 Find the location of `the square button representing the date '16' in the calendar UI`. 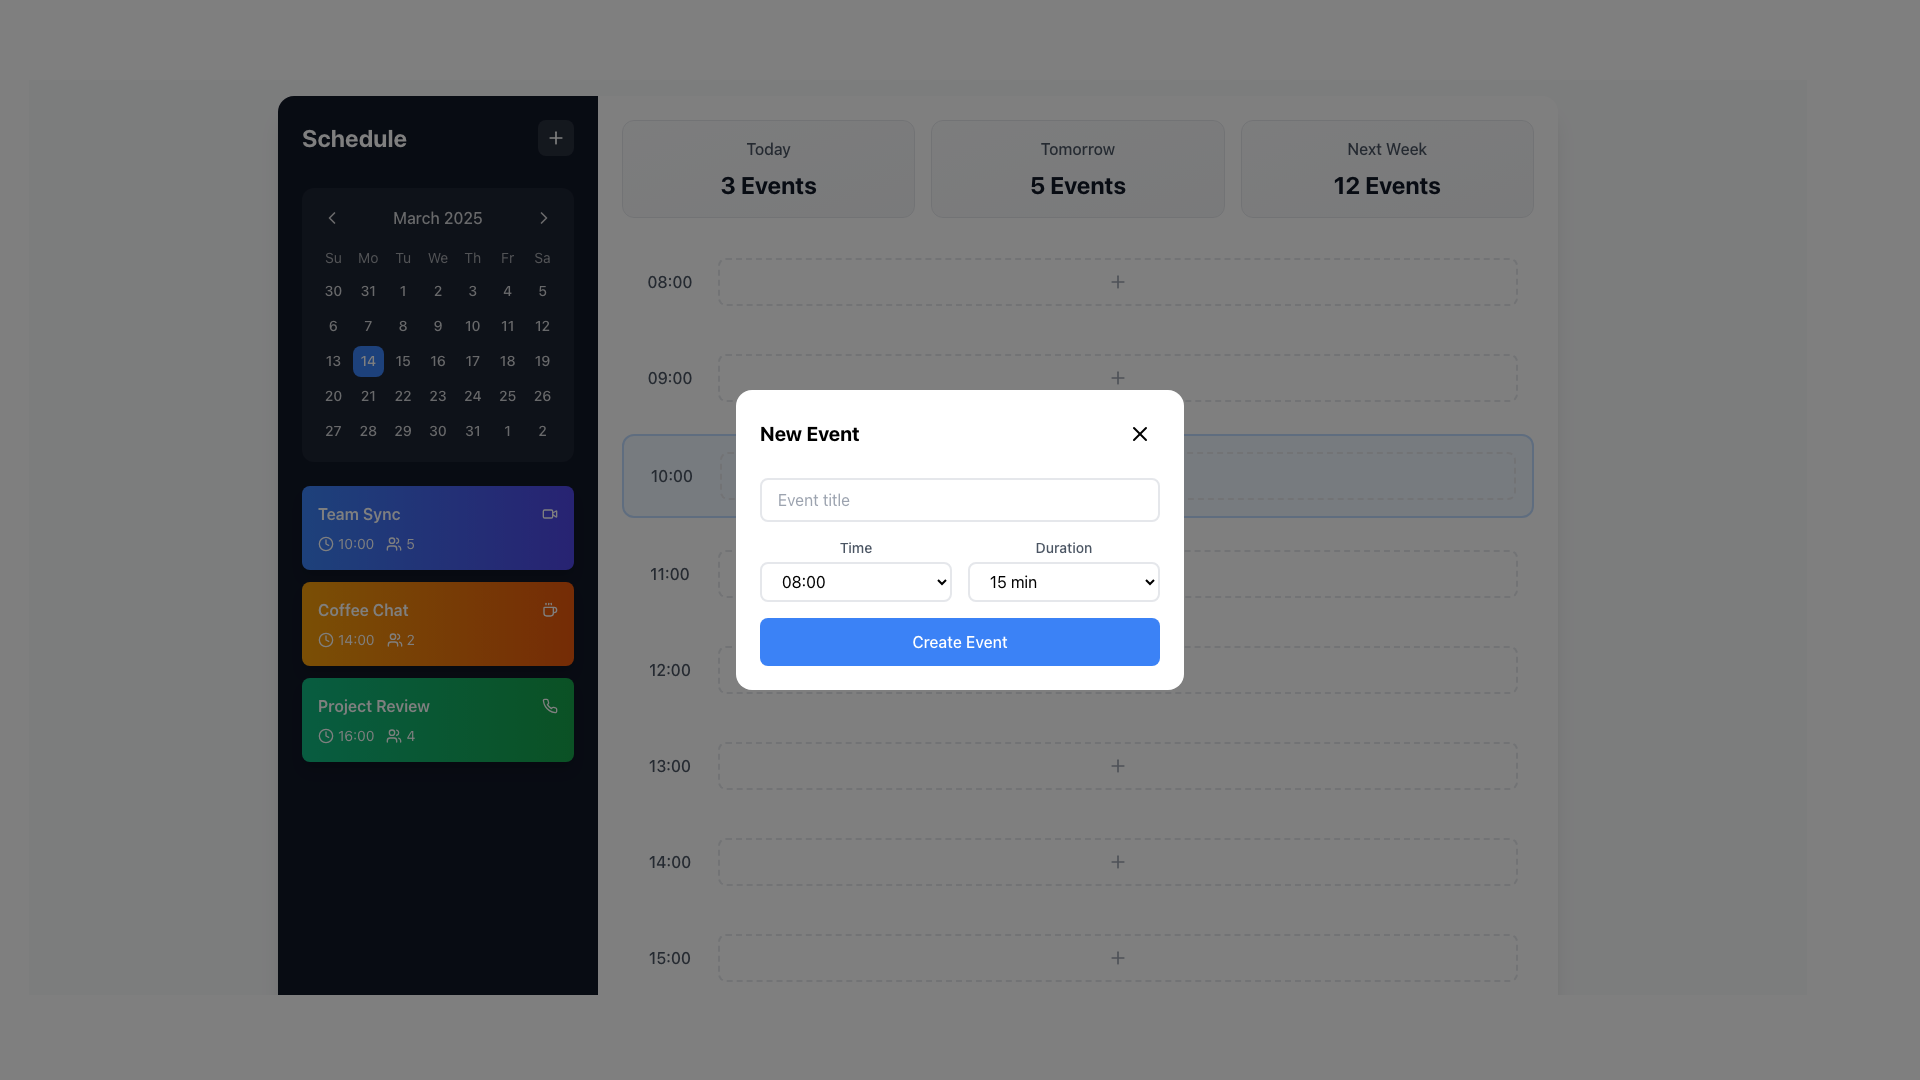

the square button representing the date '16' in the calendar UI is located at coordinates (436, 361).